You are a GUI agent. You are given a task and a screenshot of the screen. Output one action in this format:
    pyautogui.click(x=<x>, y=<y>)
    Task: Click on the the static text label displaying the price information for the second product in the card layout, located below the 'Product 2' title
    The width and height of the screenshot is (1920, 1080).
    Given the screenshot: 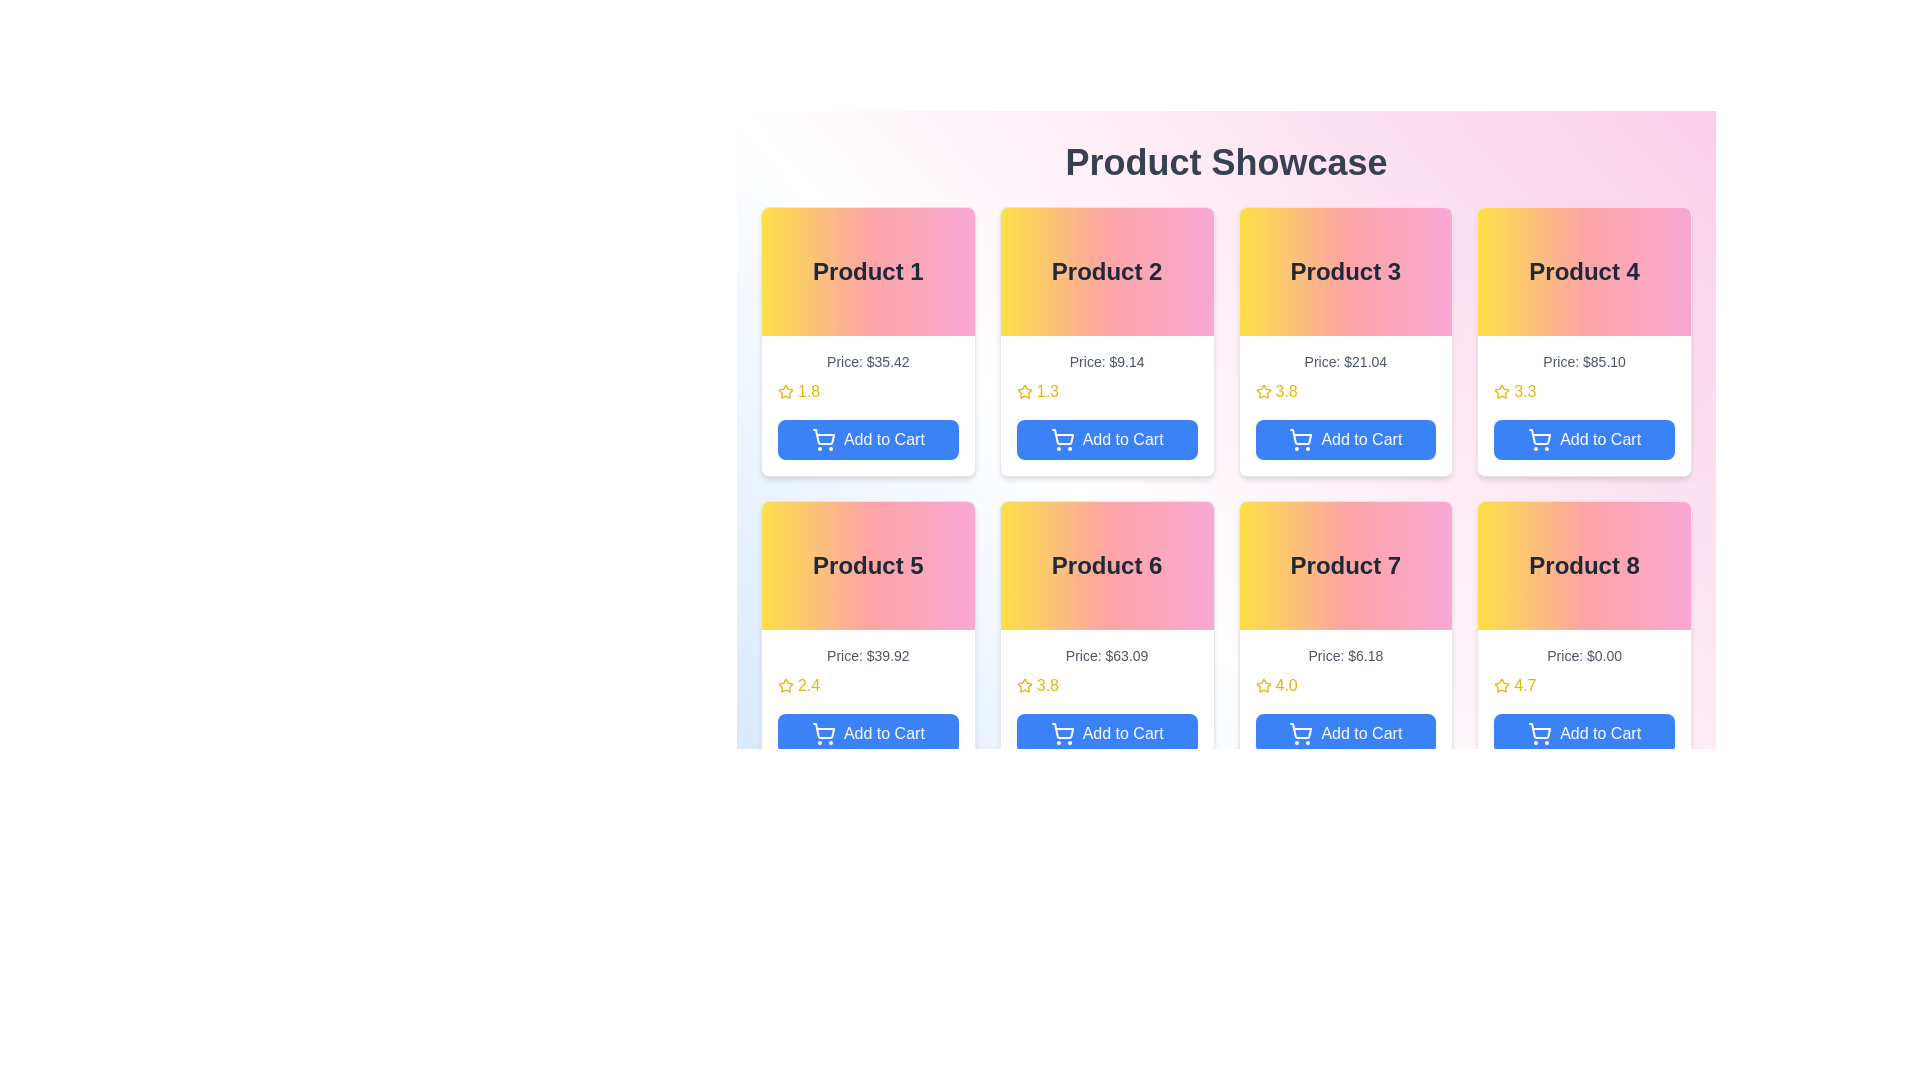 What is the action you would take?
    pyautogui.click(x=1106, y=362)
    